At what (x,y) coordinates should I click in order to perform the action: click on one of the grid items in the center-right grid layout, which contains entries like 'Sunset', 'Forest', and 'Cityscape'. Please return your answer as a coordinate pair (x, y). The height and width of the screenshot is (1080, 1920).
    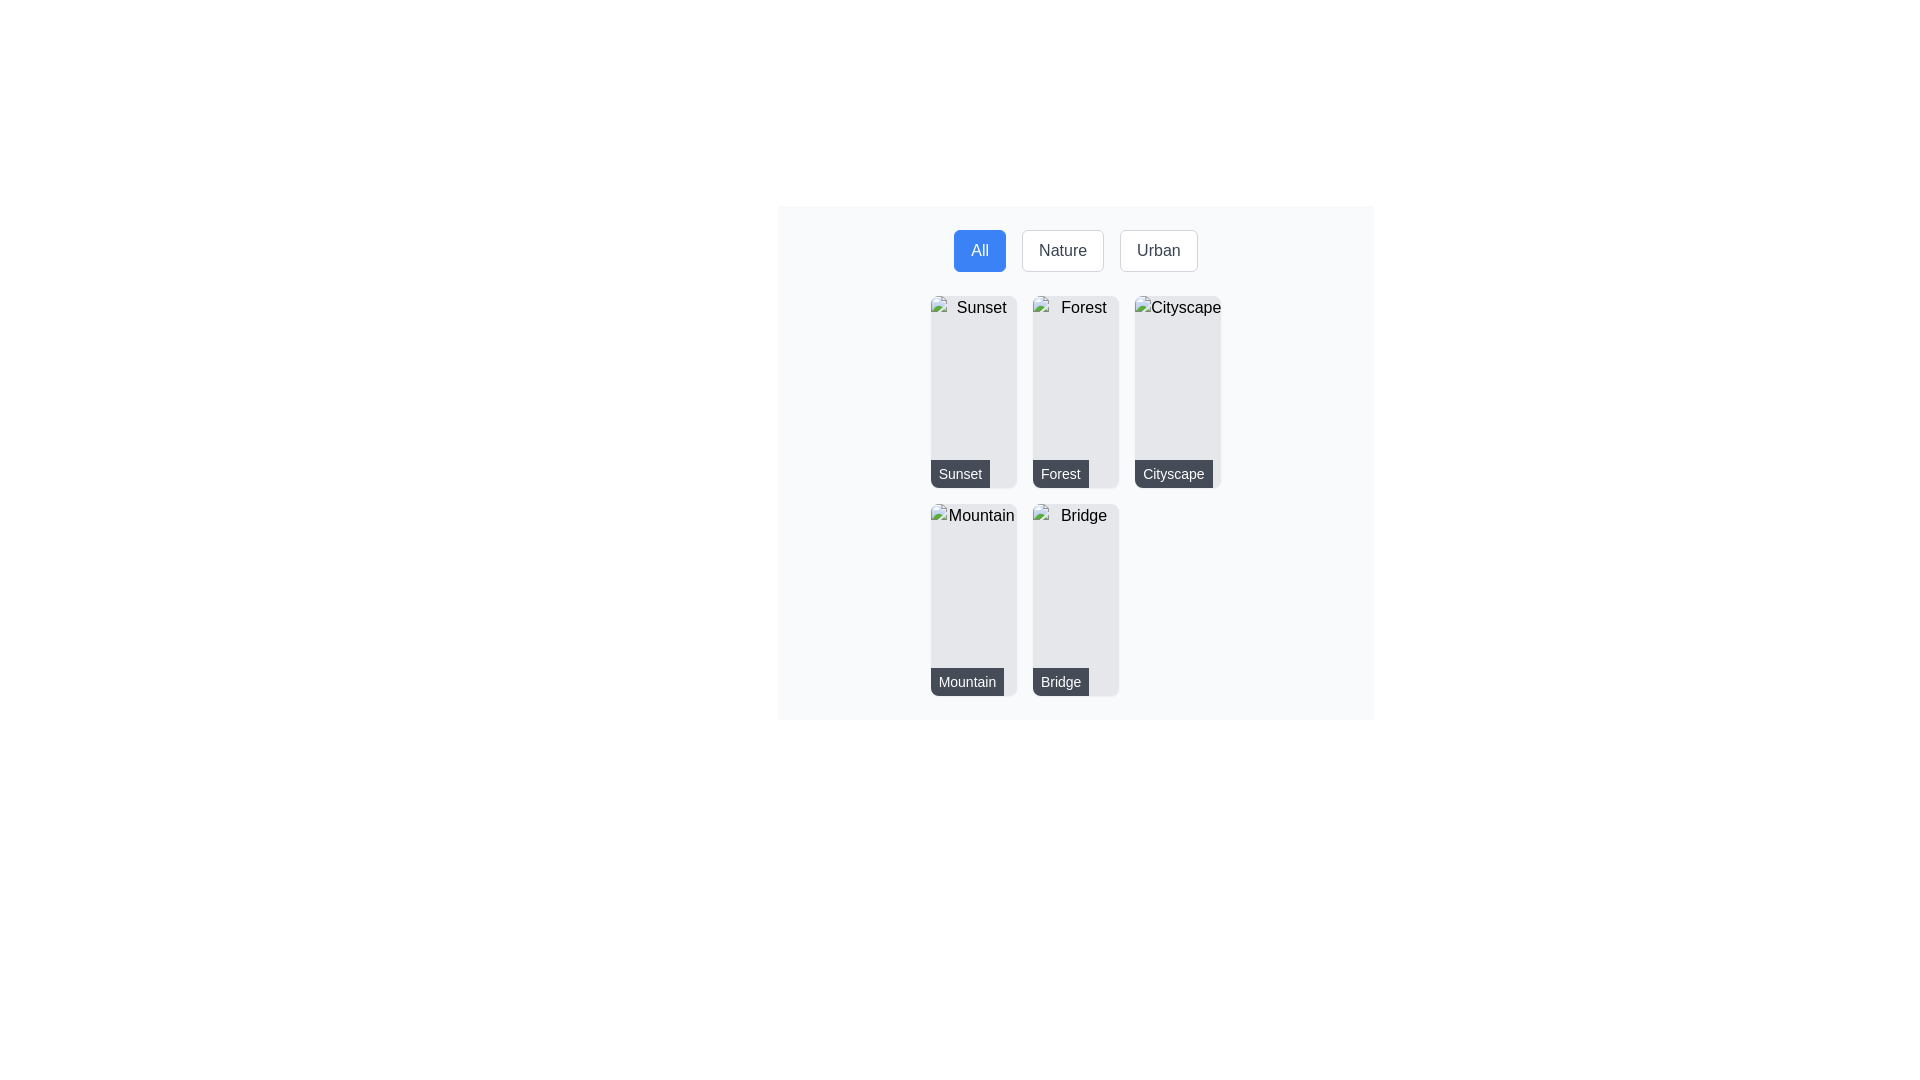
    Looking at the image, I should click on (1074, 495).